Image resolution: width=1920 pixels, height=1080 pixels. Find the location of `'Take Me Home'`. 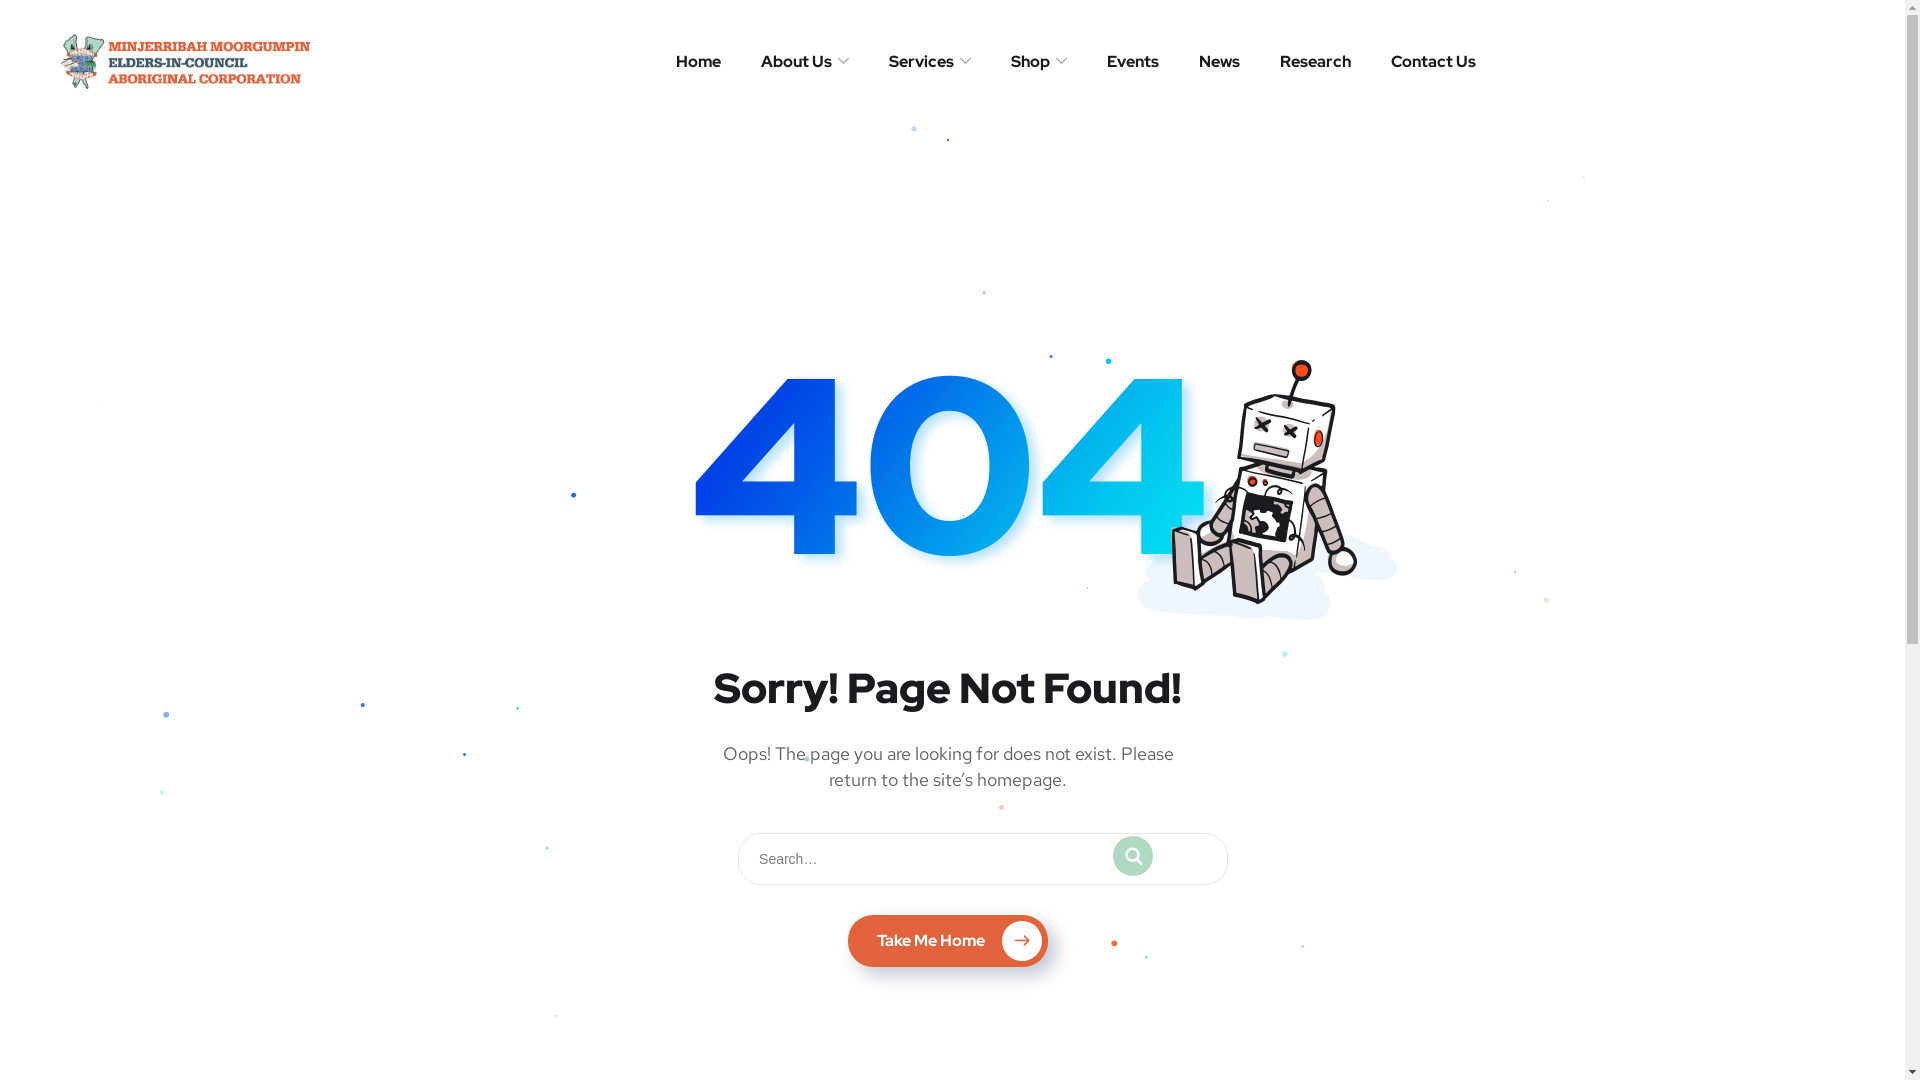

'Take Me Home' is located at coordinates (946, 941).